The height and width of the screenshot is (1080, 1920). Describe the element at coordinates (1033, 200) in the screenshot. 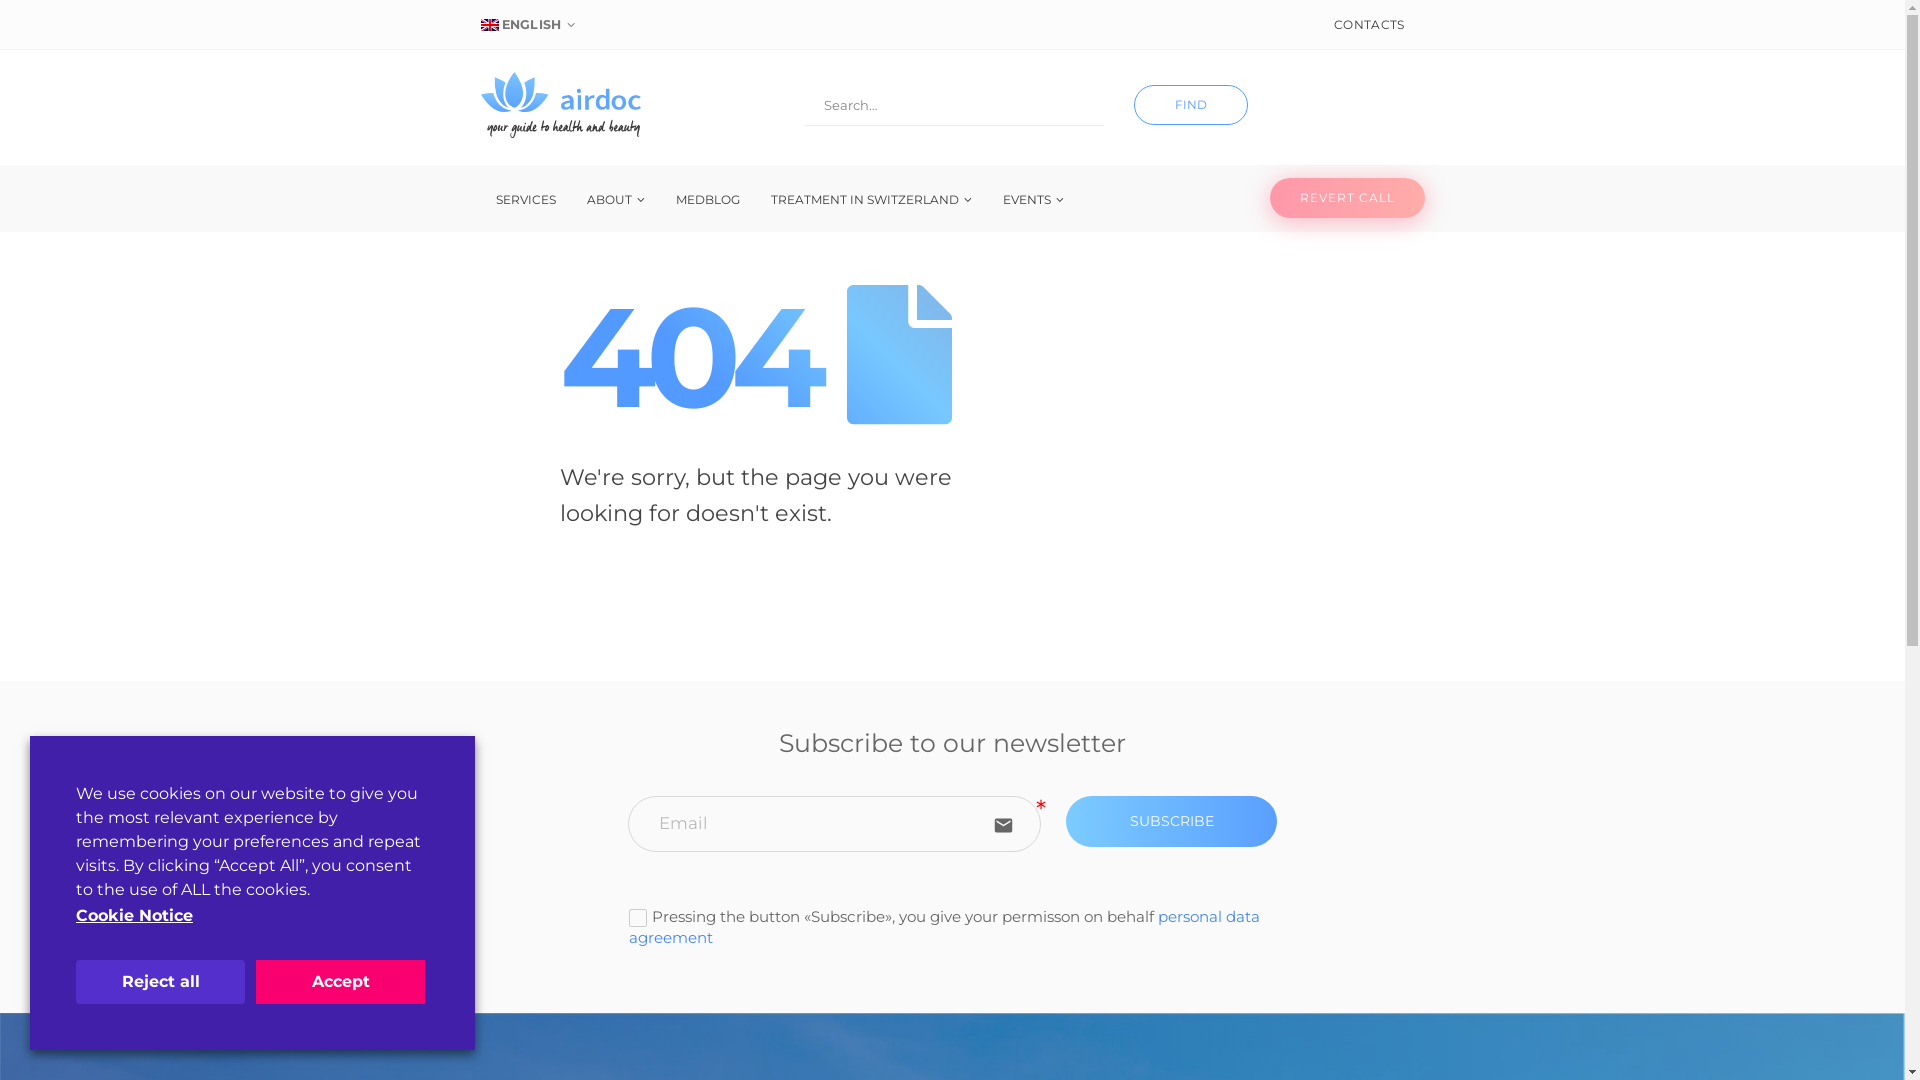

I see `'EVENTS'` at that location.